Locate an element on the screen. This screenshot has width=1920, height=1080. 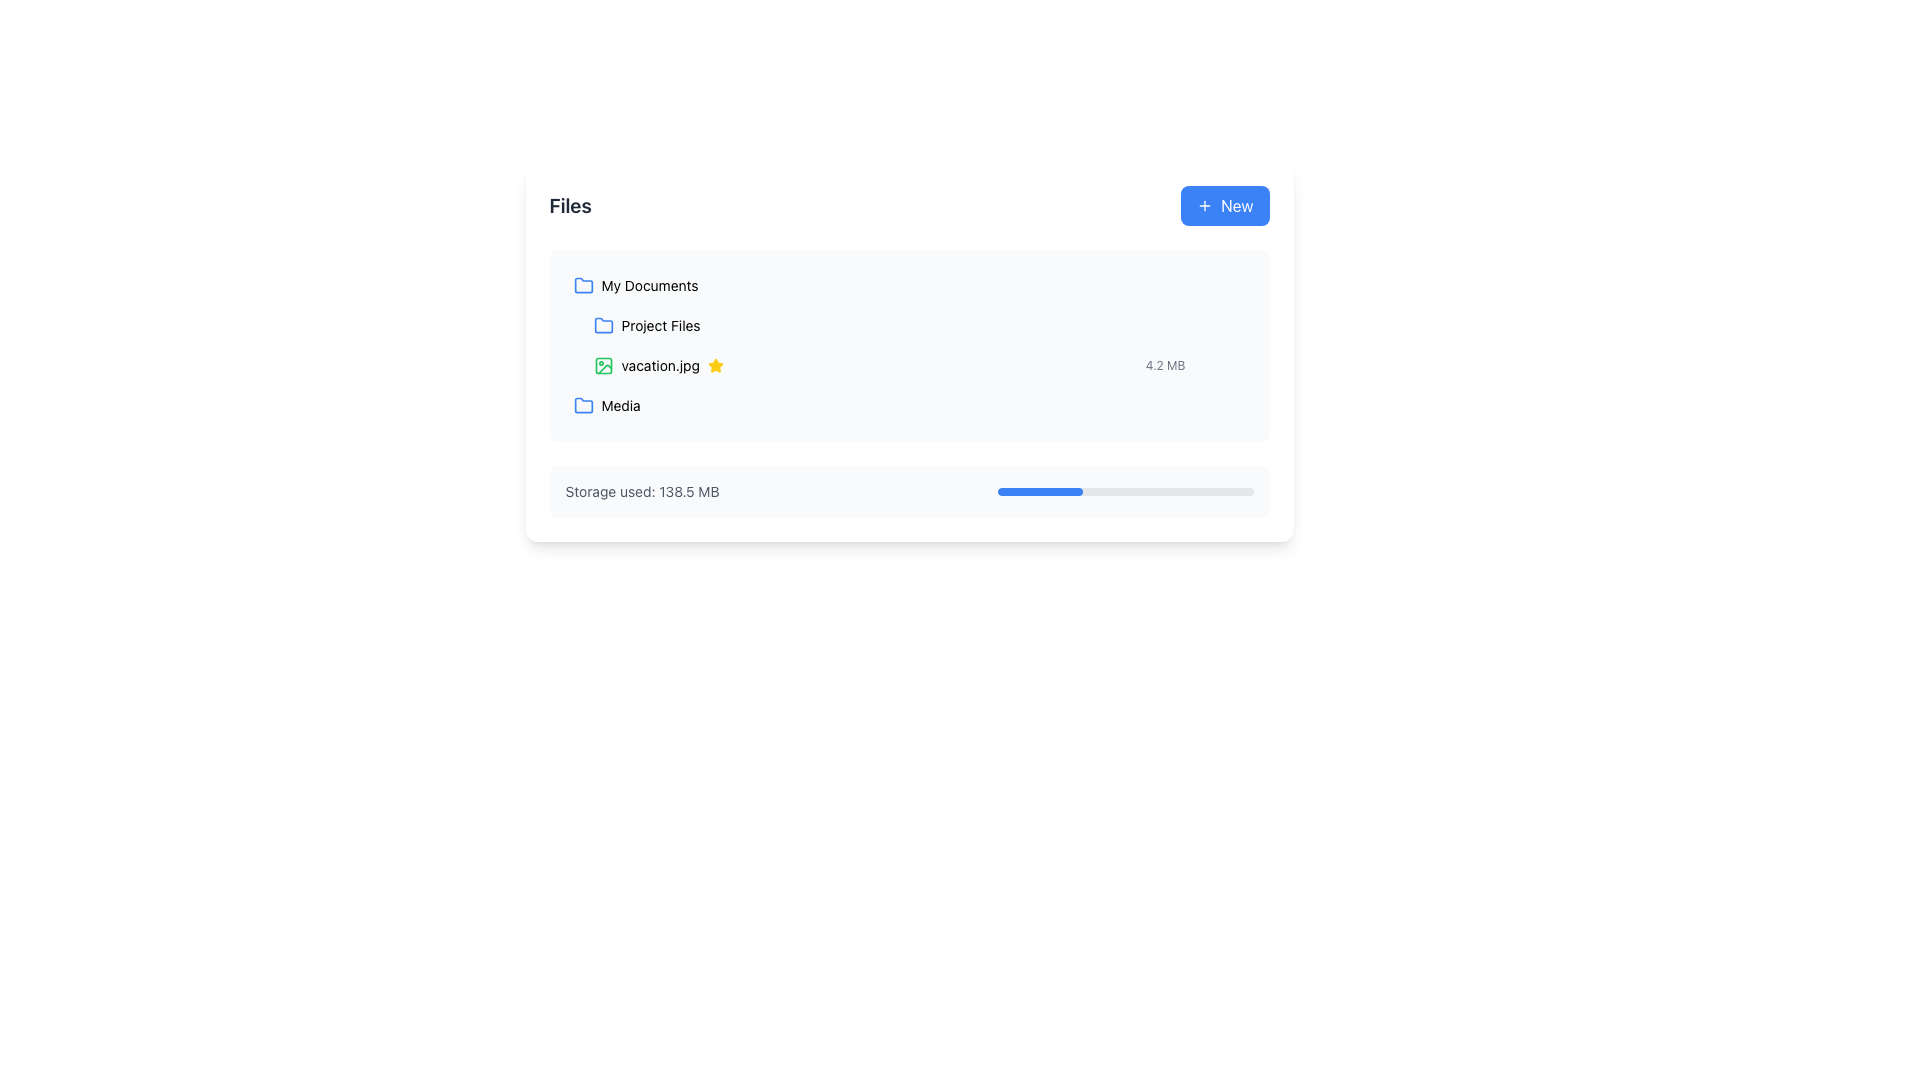
the circular download button, which is located in the file options toolbar to the right of the filename, to observe its style change is located at coordinates (1204, 325).